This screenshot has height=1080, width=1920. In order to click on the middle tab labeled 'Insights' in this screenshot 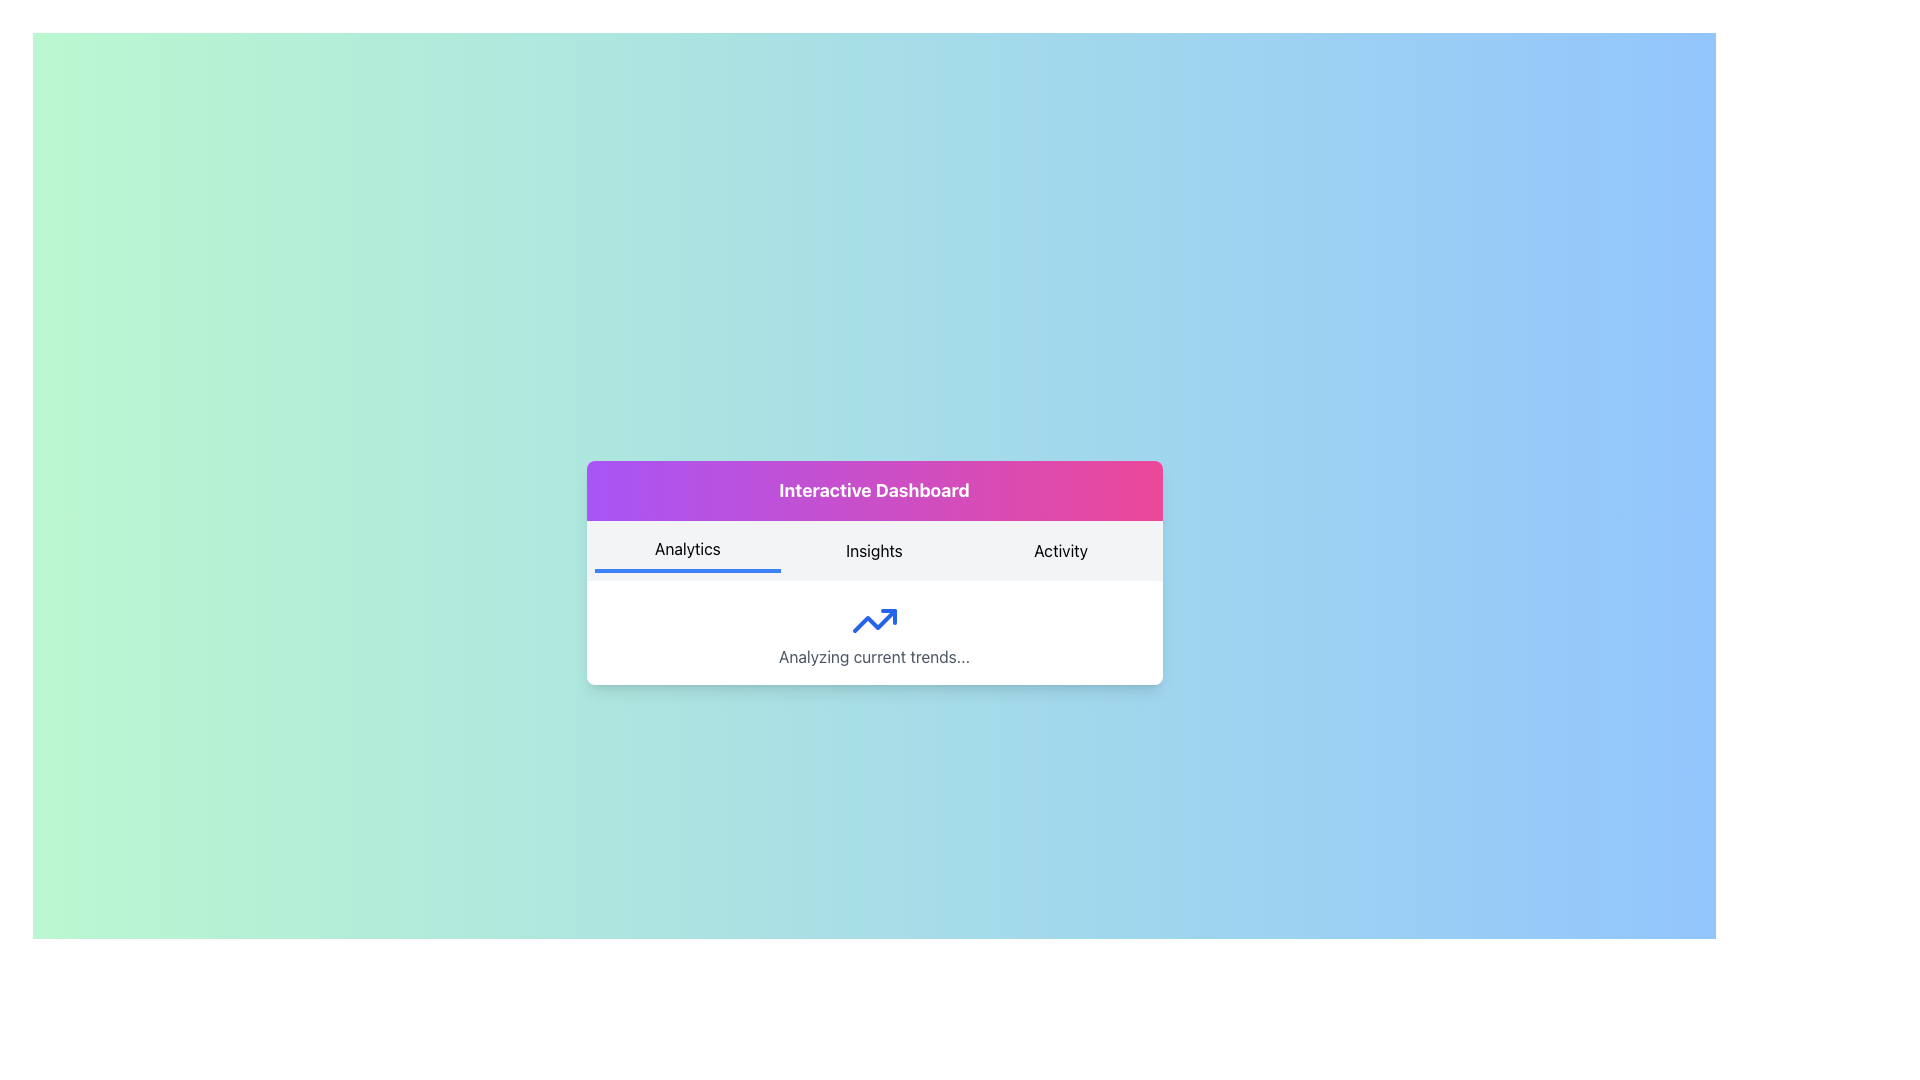, I will do `click(874, 551)`.